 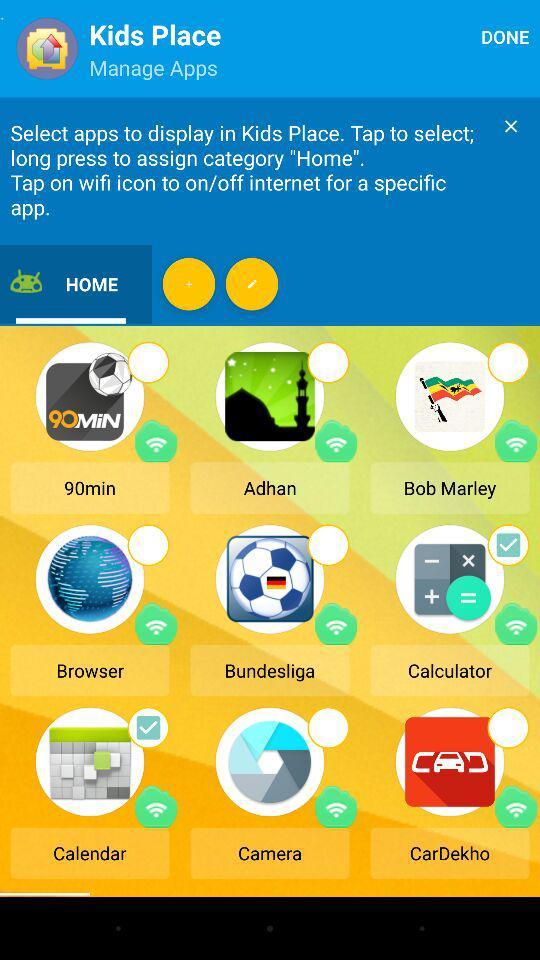 I want to click on check box under calender, so click(x=147, y=726).